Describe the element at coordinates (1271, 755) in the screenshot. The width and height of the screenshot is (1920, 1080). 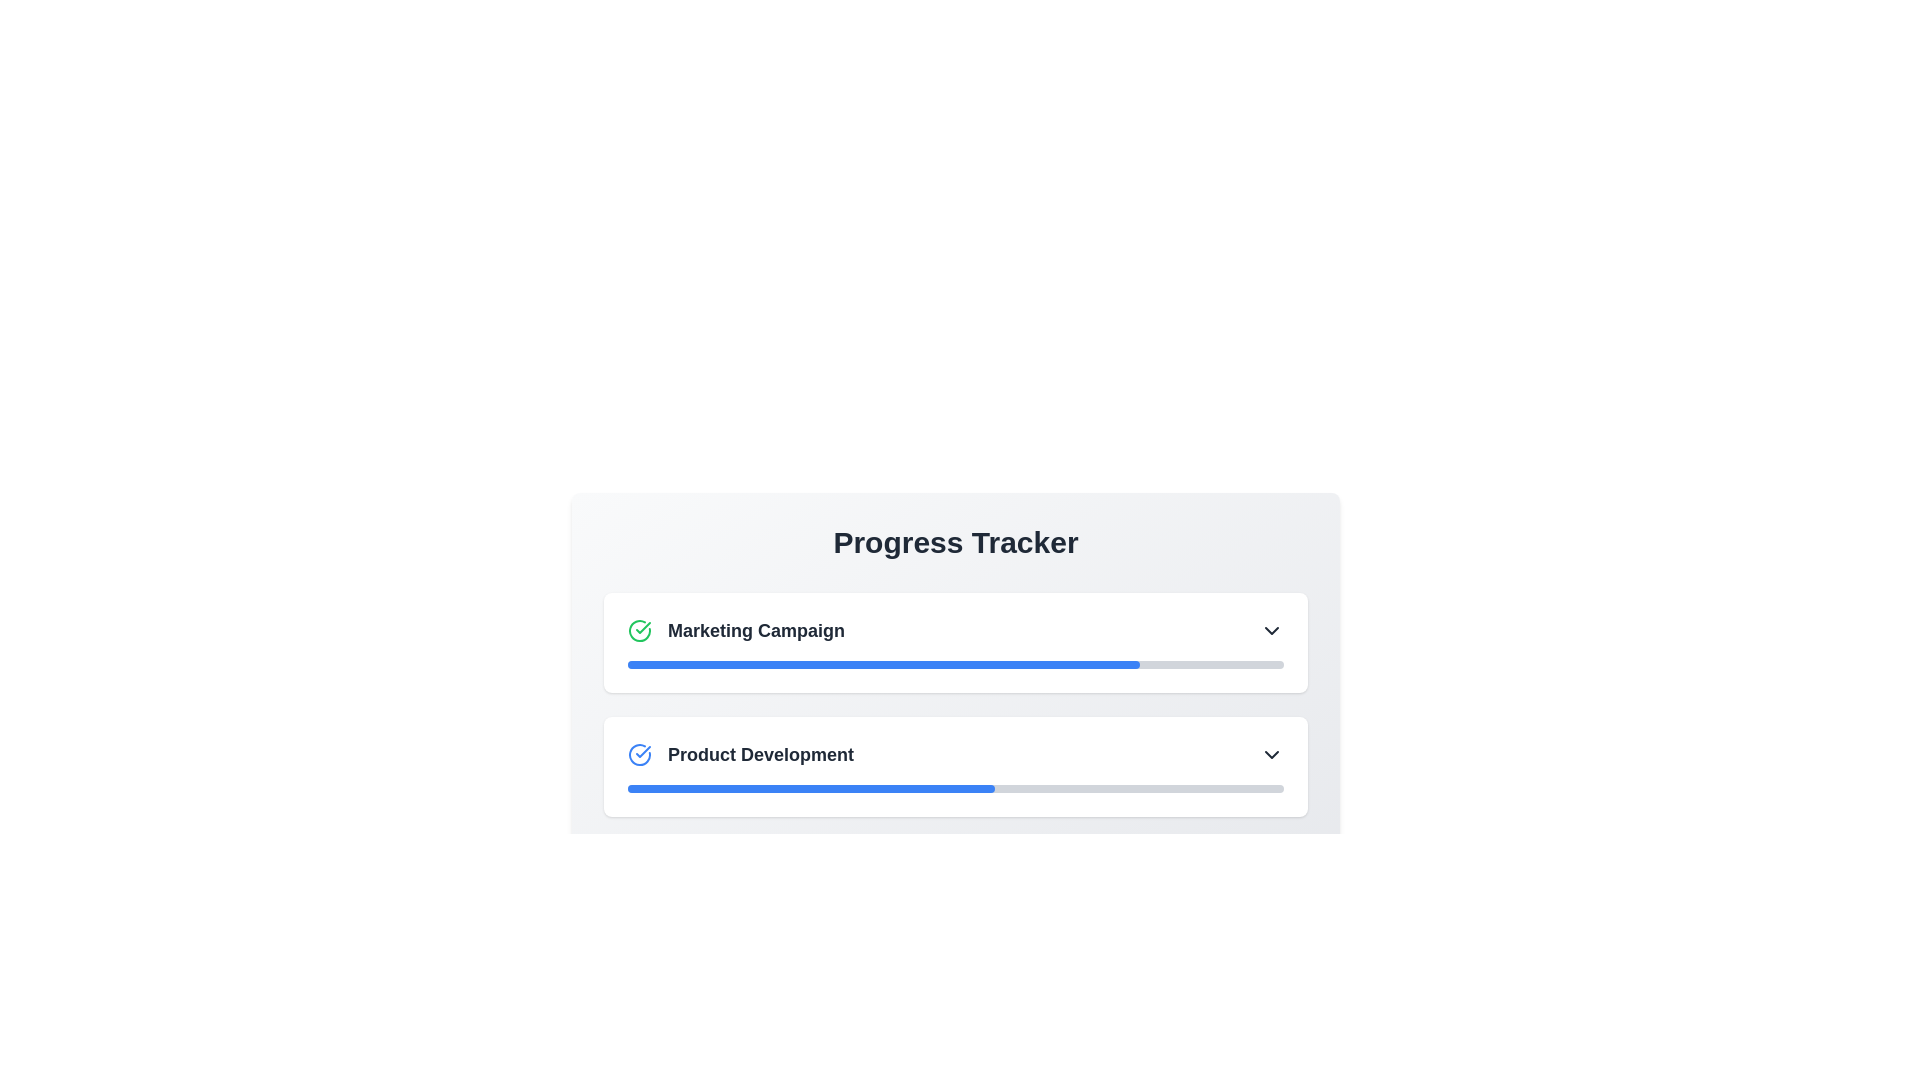
I see `the dropdown indicator icon, a gray downward-pointing chevron located to the far-right side of the 'Product Development' section` at that location.